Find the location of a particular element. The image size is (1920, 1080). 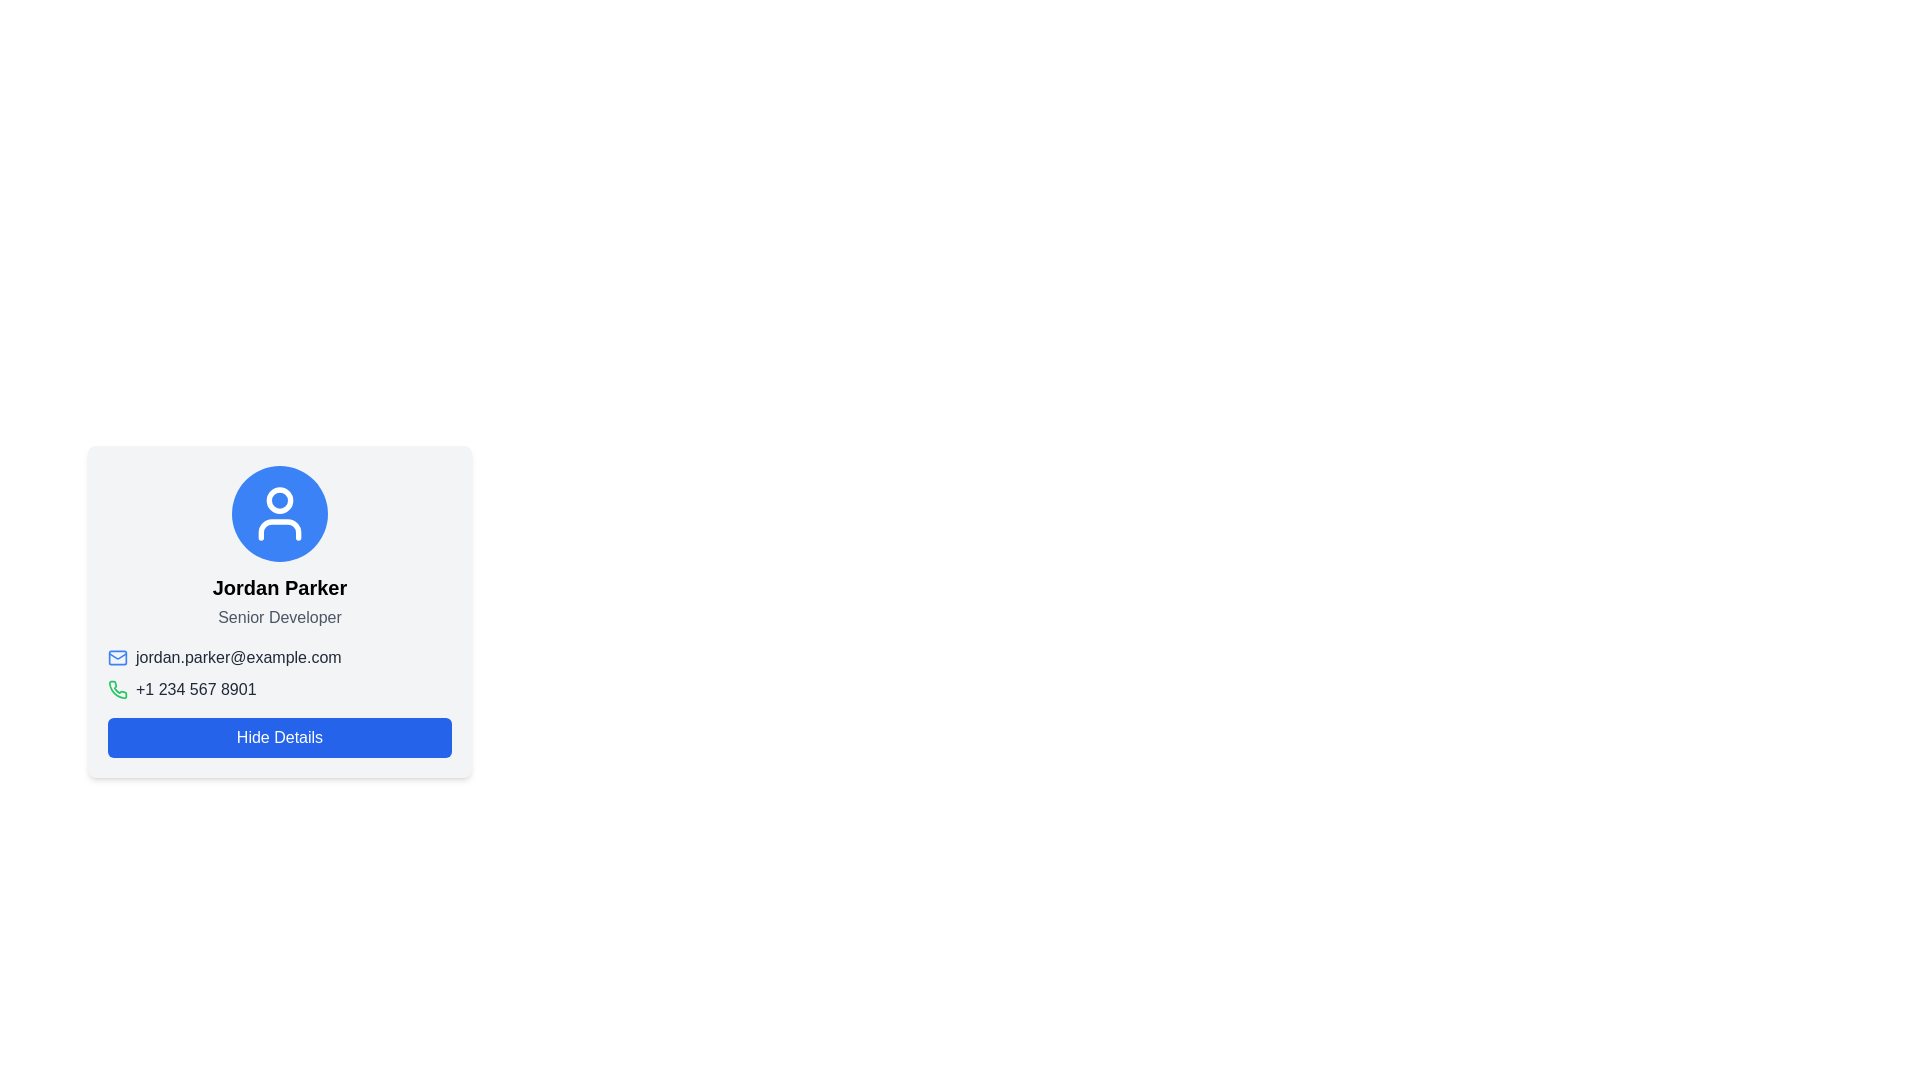

the green phone icon located in the contact information section, positioned directly to the left of the phone number '+1 234 567 8901' is located at coordinates (117, 689).